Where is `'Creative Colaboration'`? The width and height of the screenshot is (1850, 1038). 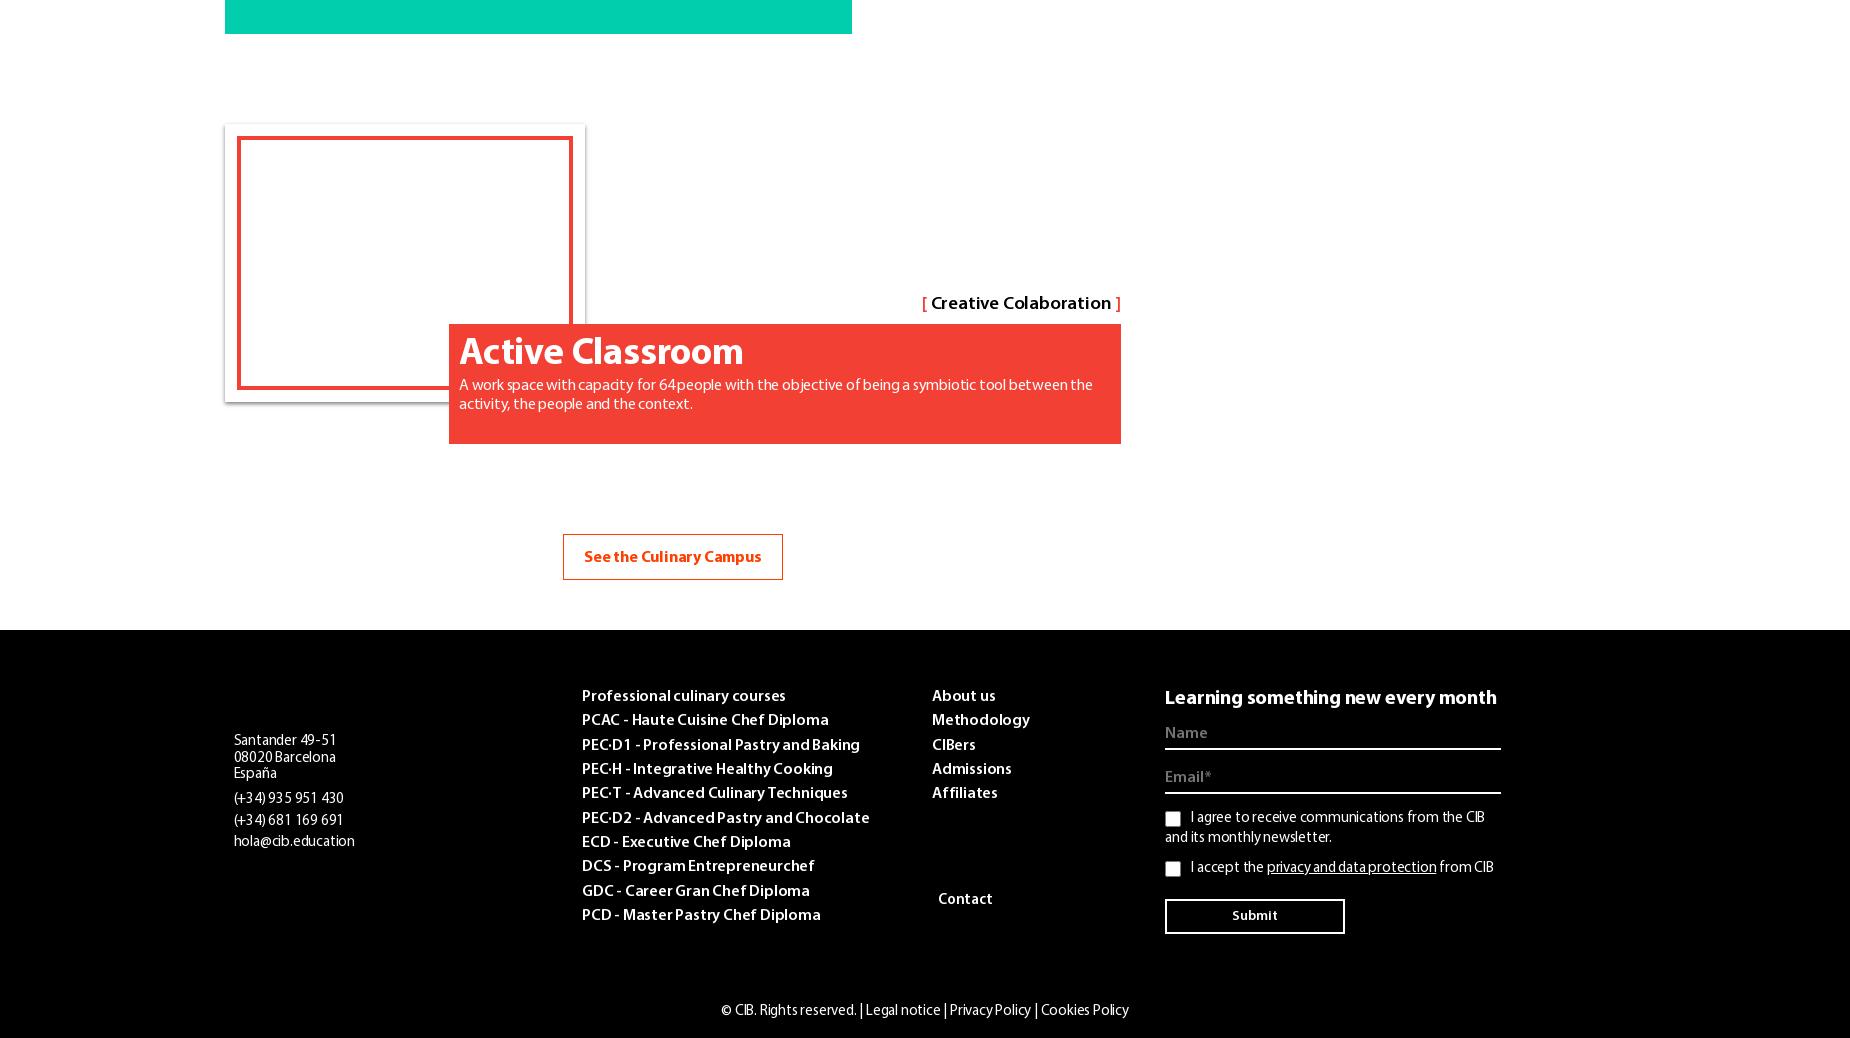
'Creative Colaboration' is located at coordinates (1019, 303).